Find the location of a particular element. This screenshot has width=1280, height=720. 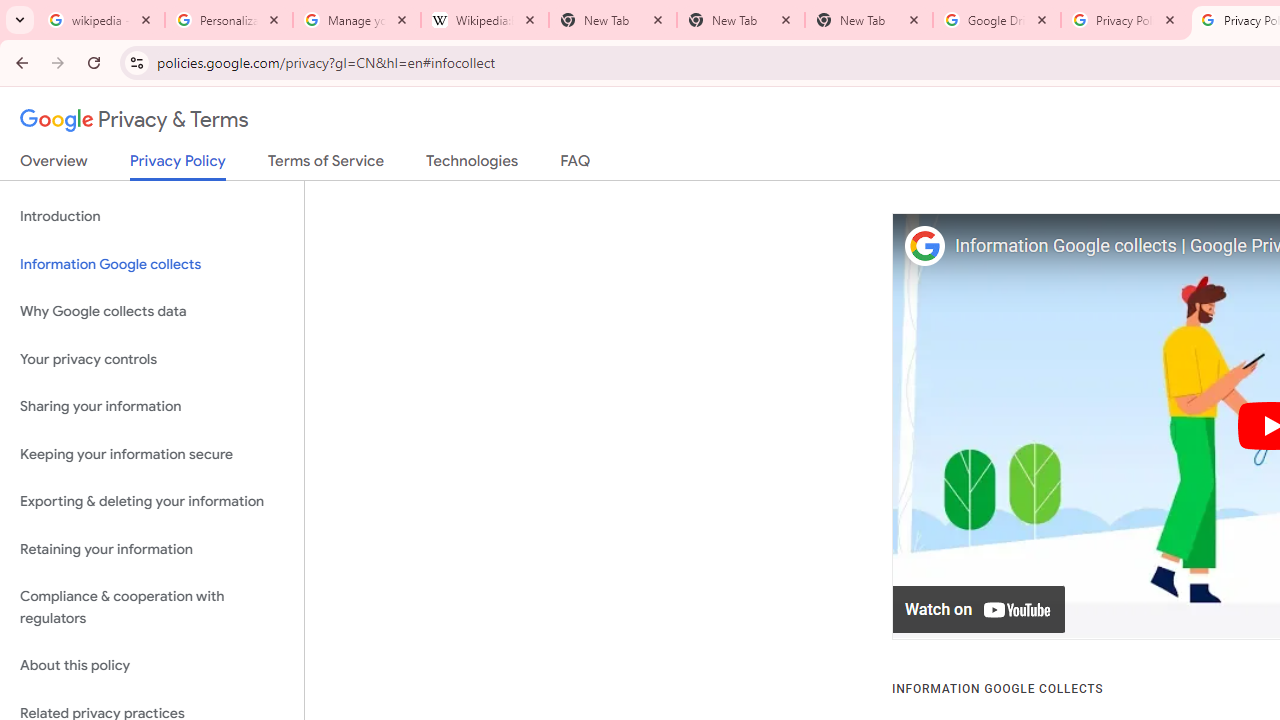

'Keeping your information secure' is located at coordinates (151, 454).